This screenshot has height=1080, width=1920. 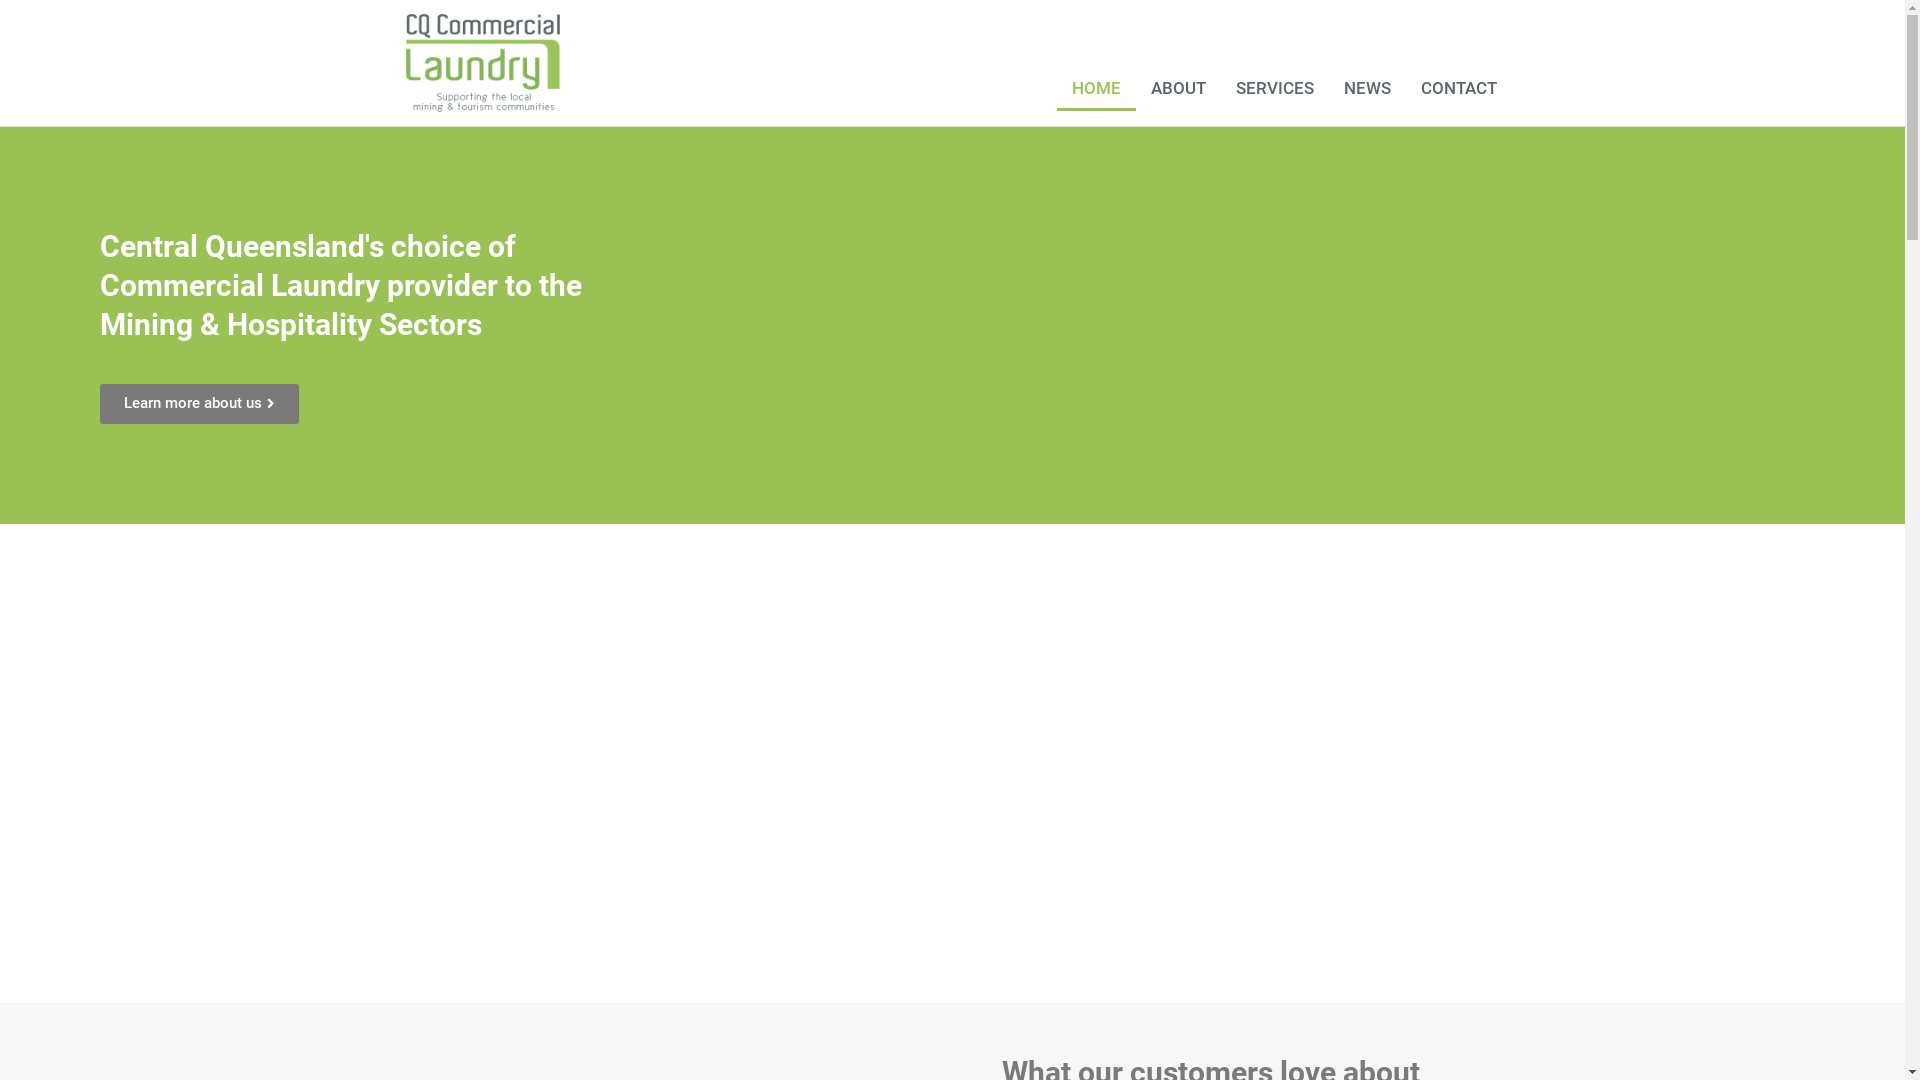 What do you see at coordinates (1366, 87) in the screenshot?
I see `'NEWS'` at bounding box center [1366, 87].